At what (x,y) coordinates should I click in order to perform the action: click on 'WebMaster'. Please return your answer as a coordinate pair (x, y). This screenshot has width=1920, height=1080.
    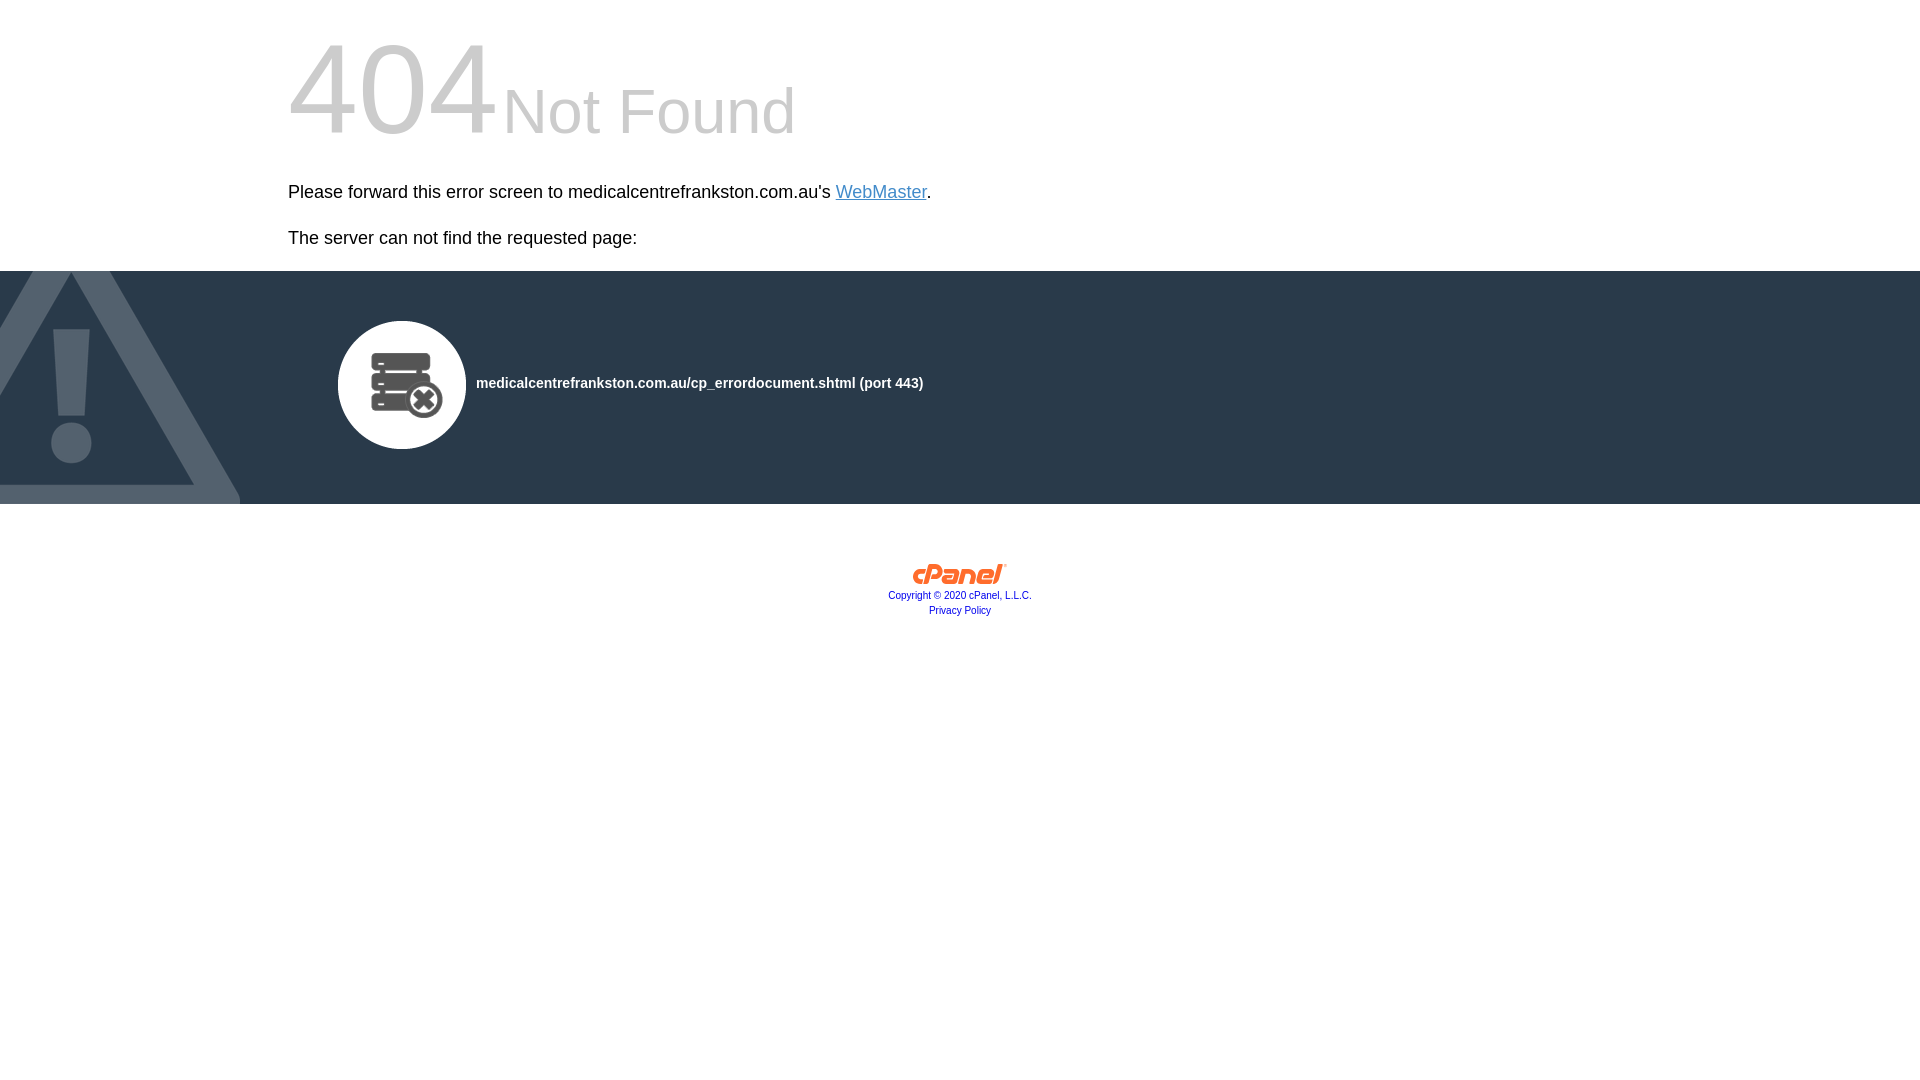
    Looking at the image, I should click on (880, 192).